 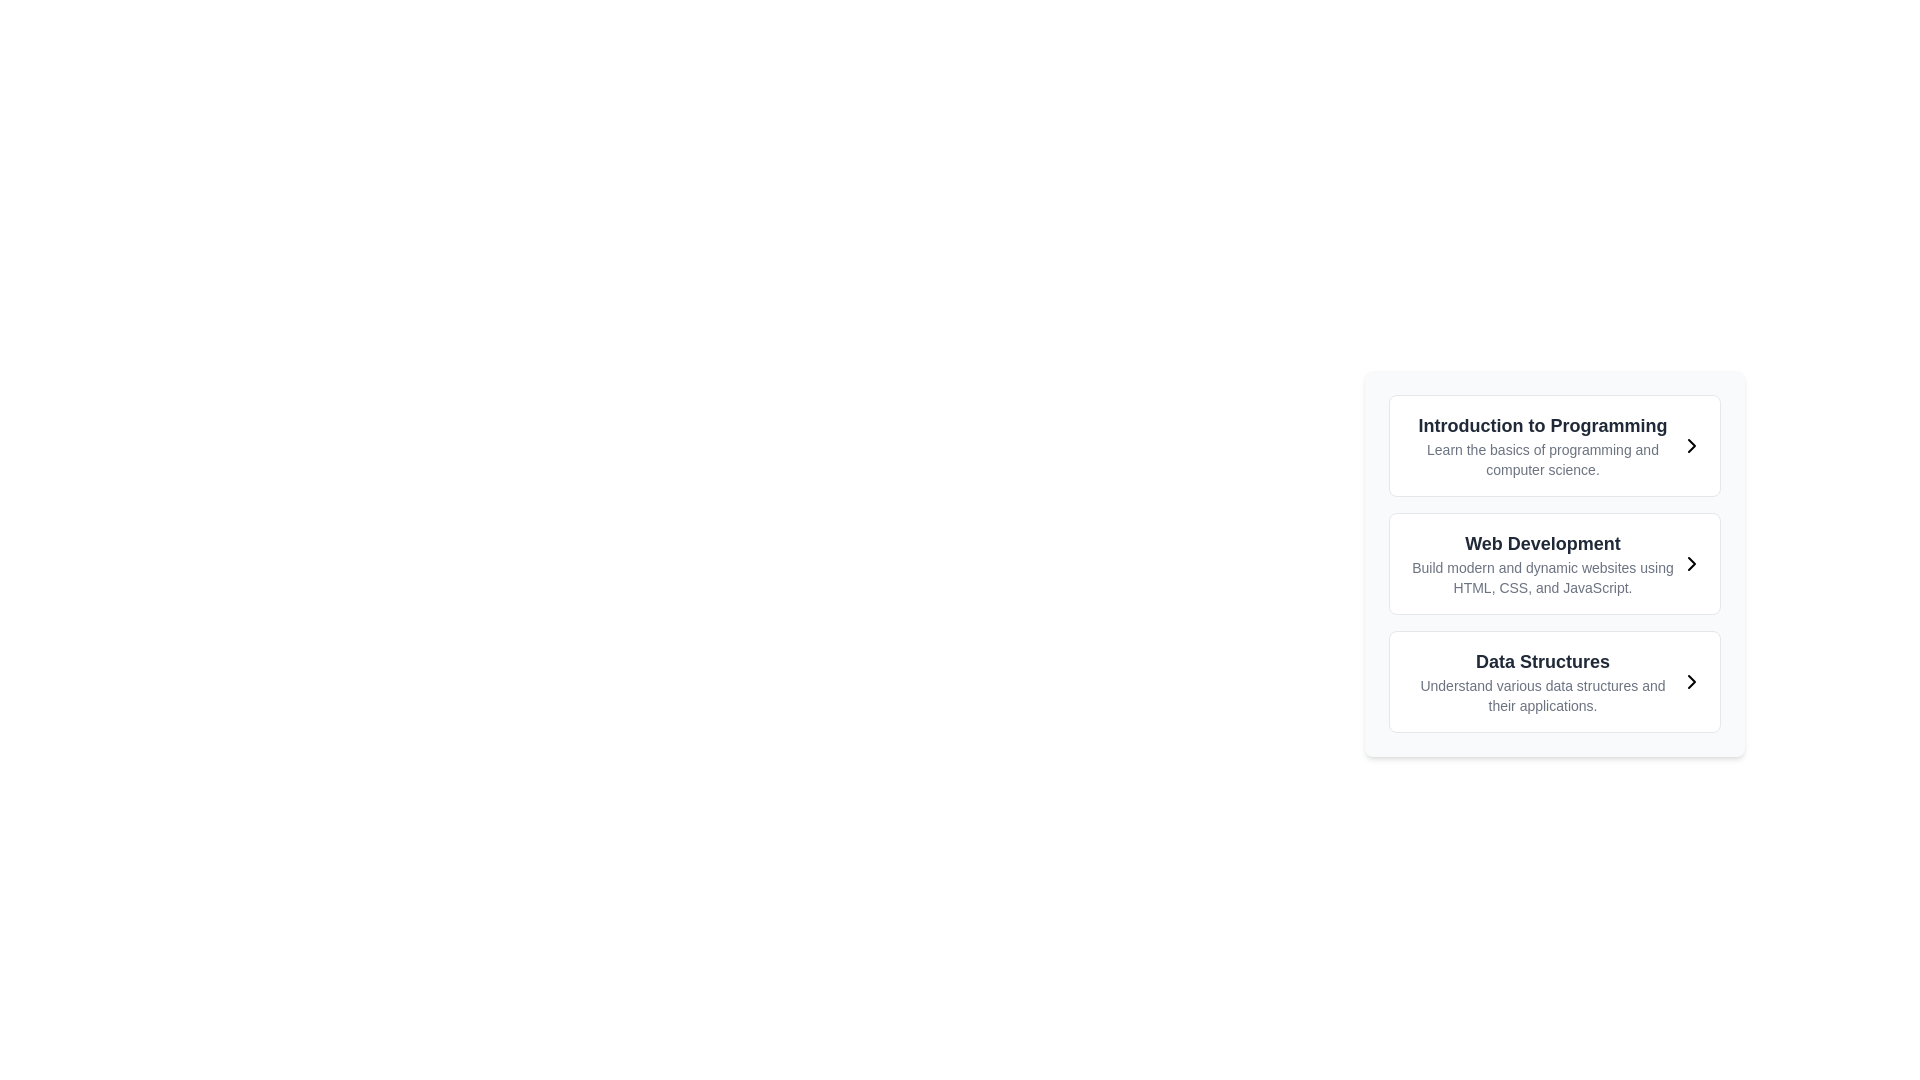 What do you see at coordinates (1554, 563) in the screenshot?
I see `the second clickable card element in the vertically stacked list of web development topics` at bounding box center [1554, 563].